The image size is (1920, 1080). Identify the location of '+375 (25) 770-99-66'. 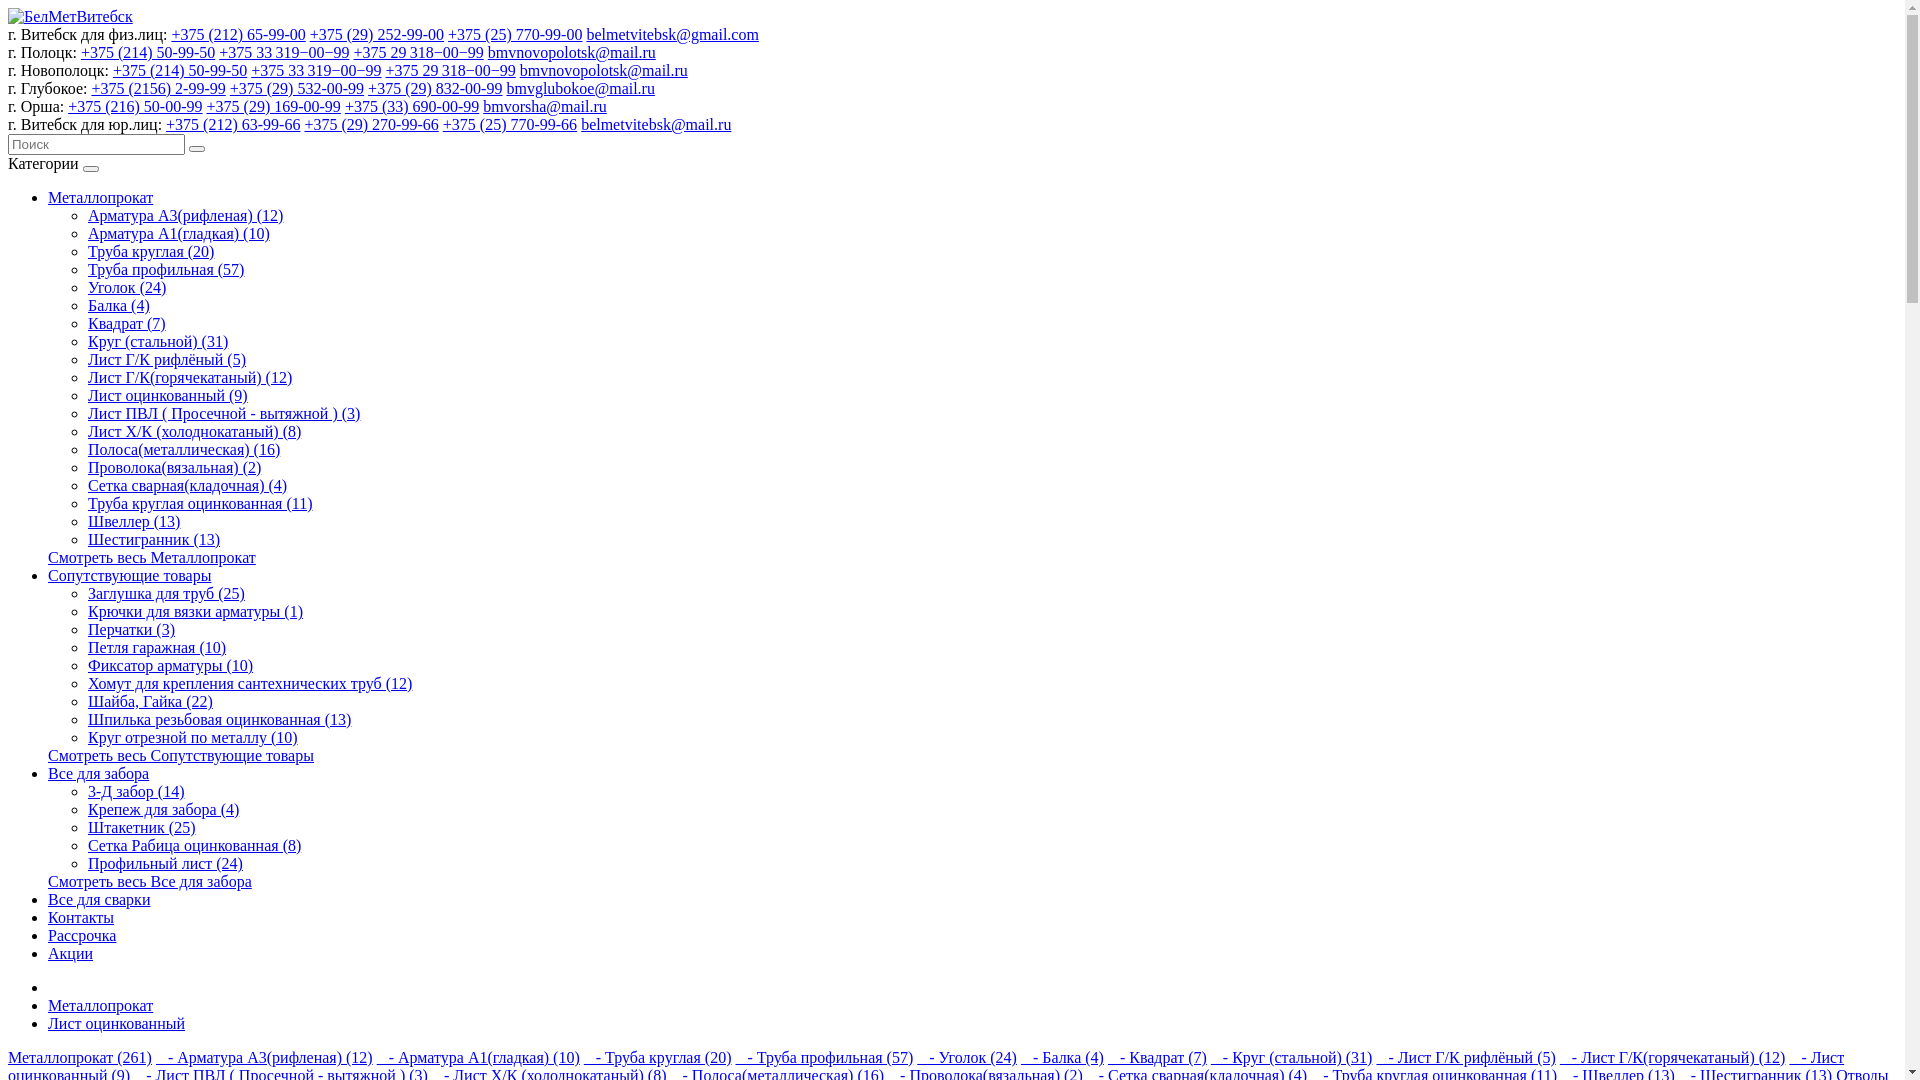
(509, 124).